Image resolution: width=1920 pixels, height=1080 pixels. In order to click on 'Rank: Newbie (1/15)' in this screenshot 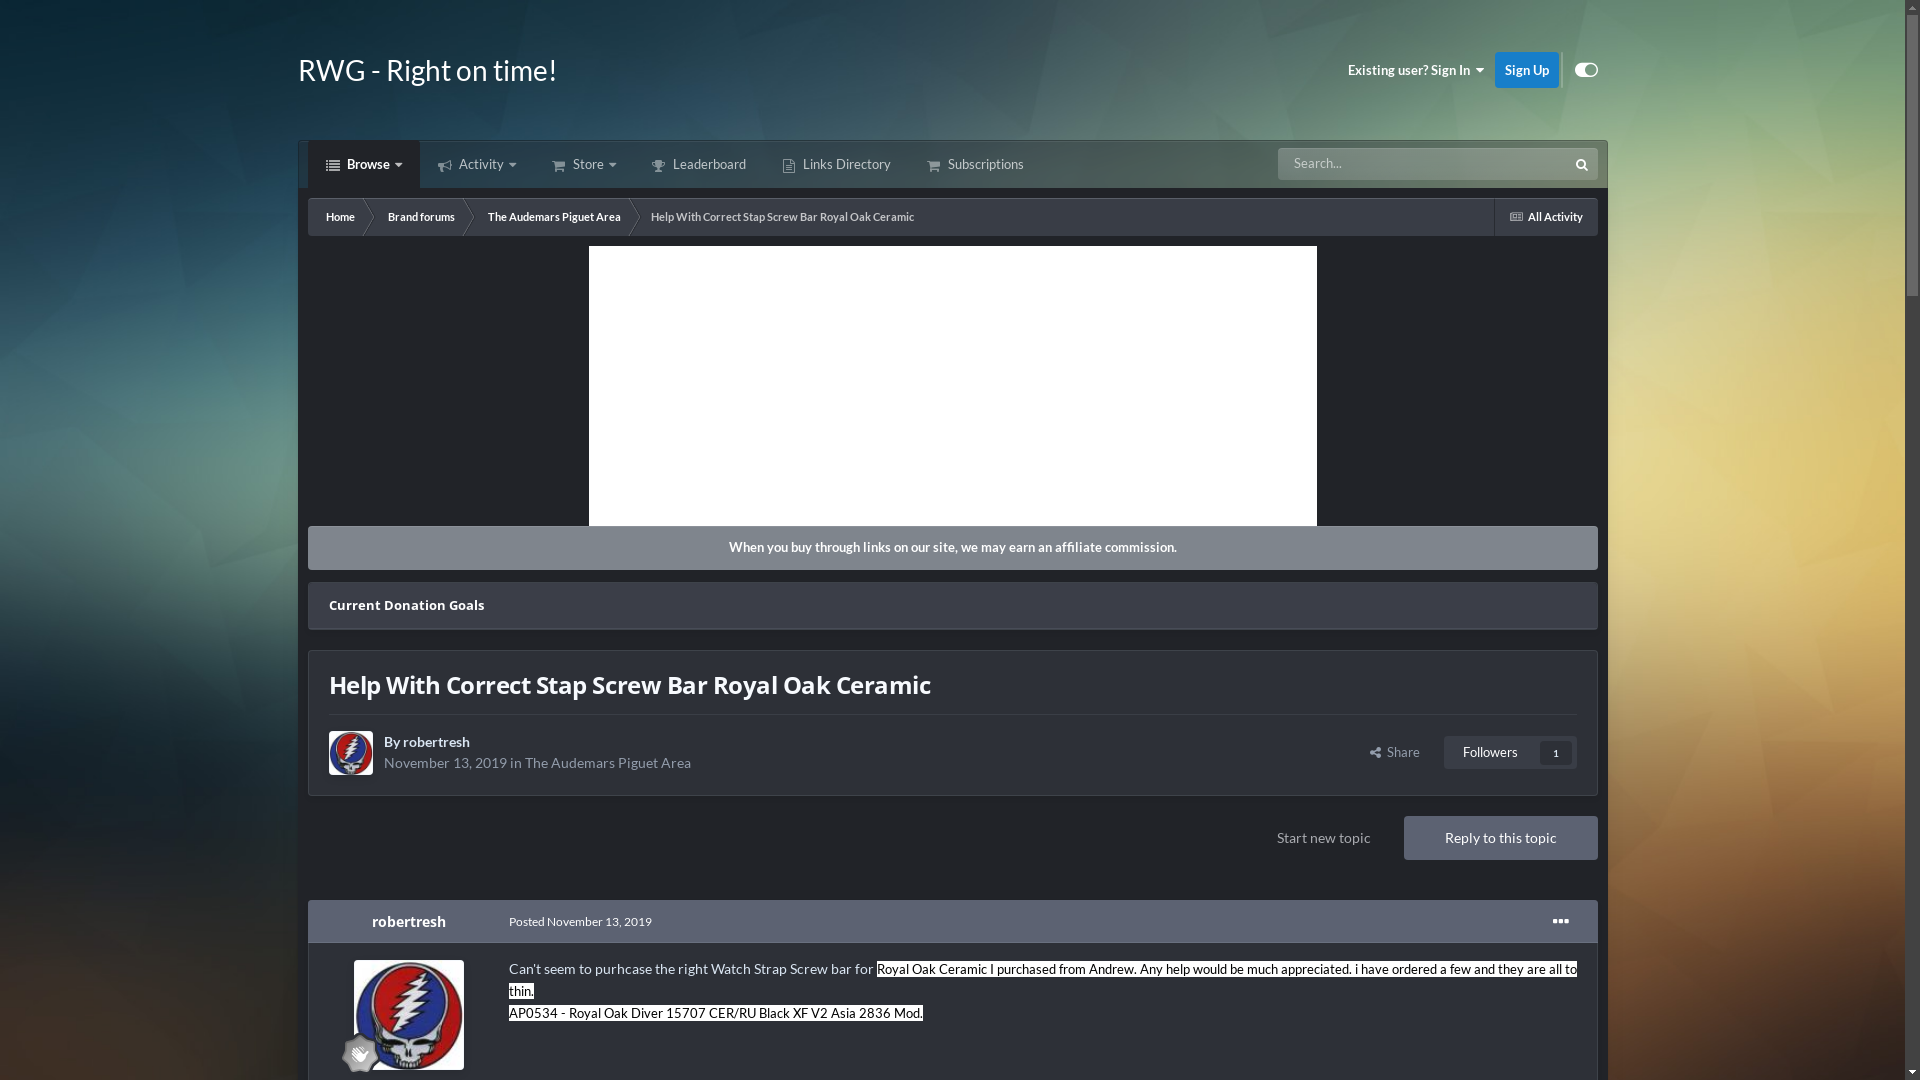, I will do `click(341, 1052)`.